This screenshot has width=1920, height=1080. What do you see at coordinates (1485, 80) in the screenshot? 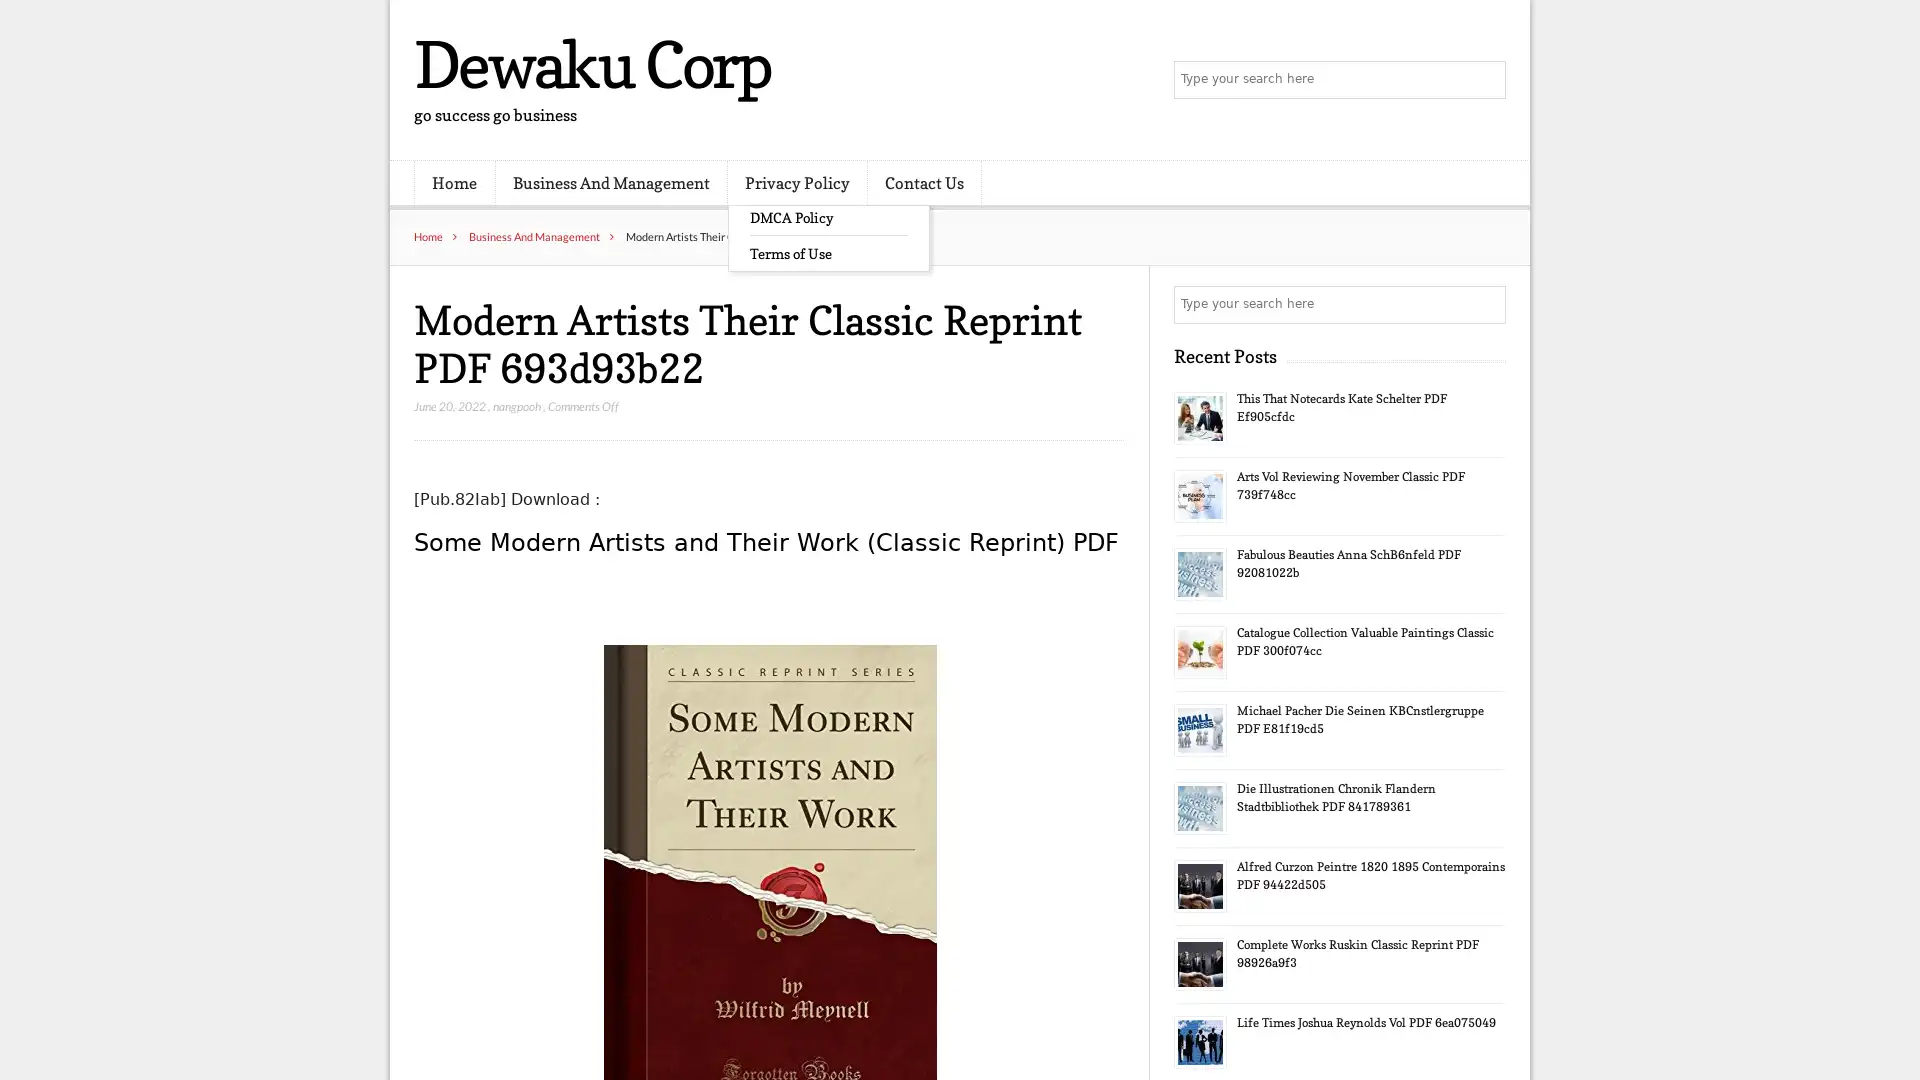
I see `Search` at bounding box center [1485, 80].